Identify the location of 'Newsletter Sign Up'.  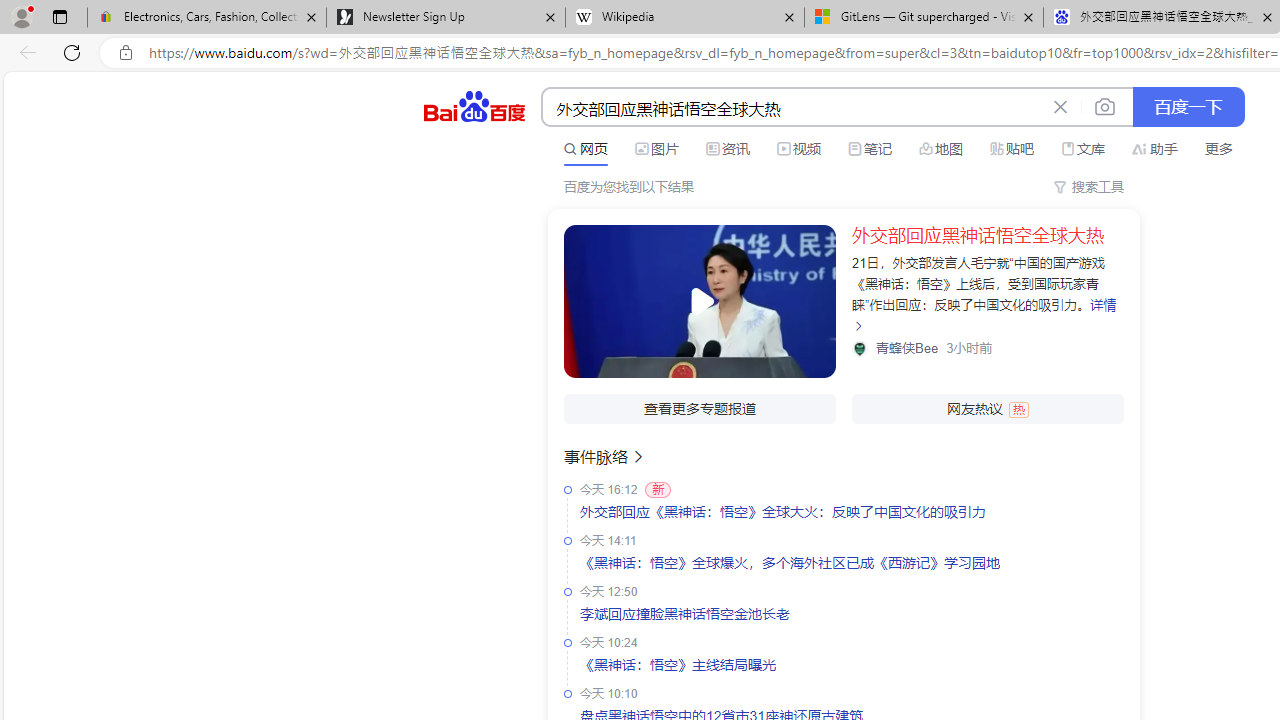
(444, 17).